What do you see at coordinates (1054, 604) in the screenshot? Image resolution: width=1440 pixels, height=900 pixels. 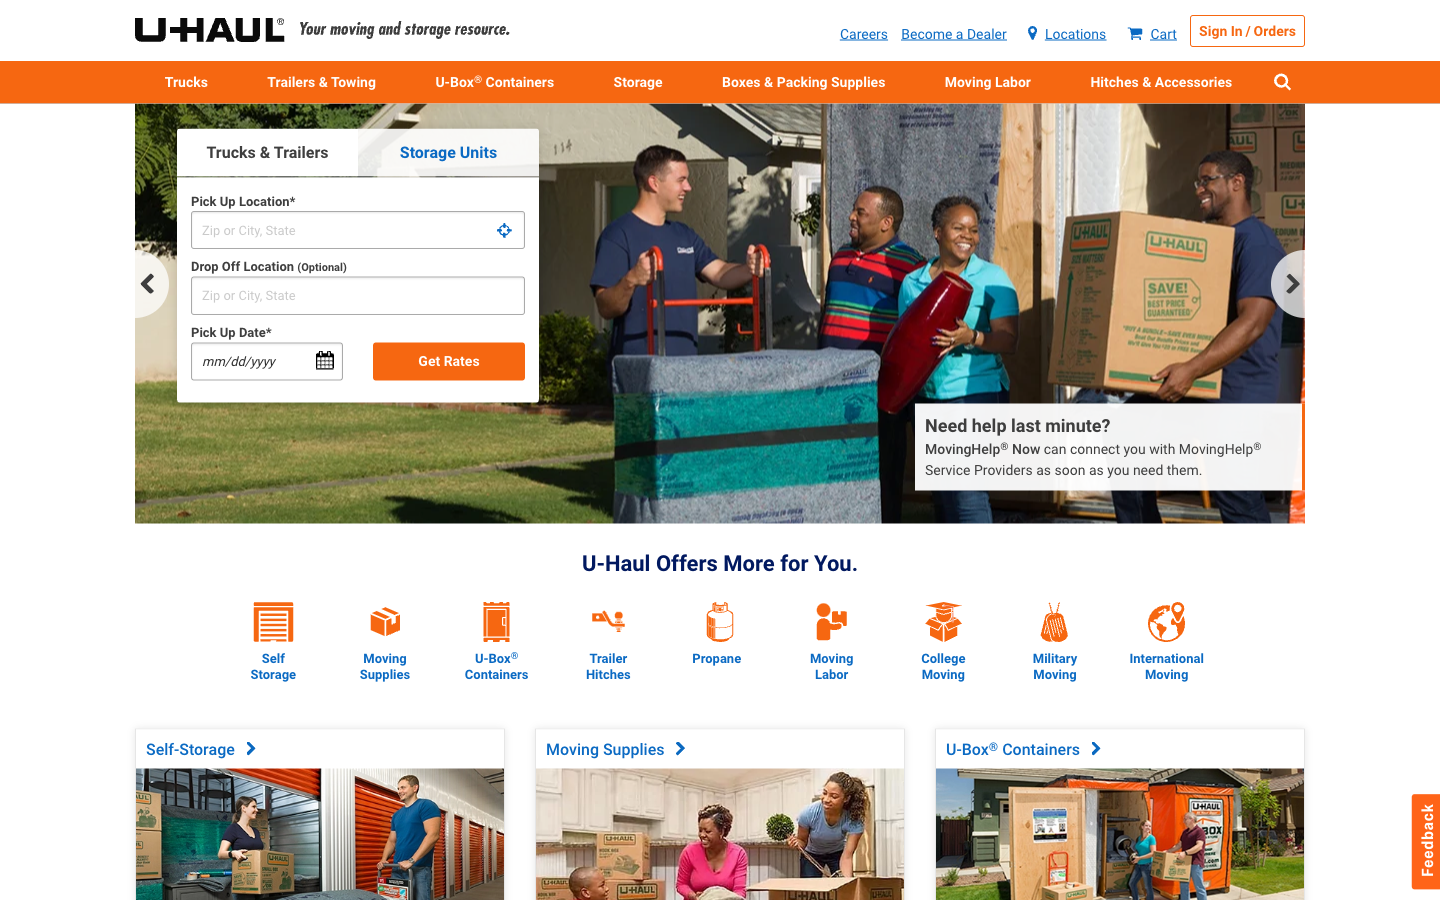 I see `Do you provide discounts for military veterans?` at bounding box center [1054, 604].